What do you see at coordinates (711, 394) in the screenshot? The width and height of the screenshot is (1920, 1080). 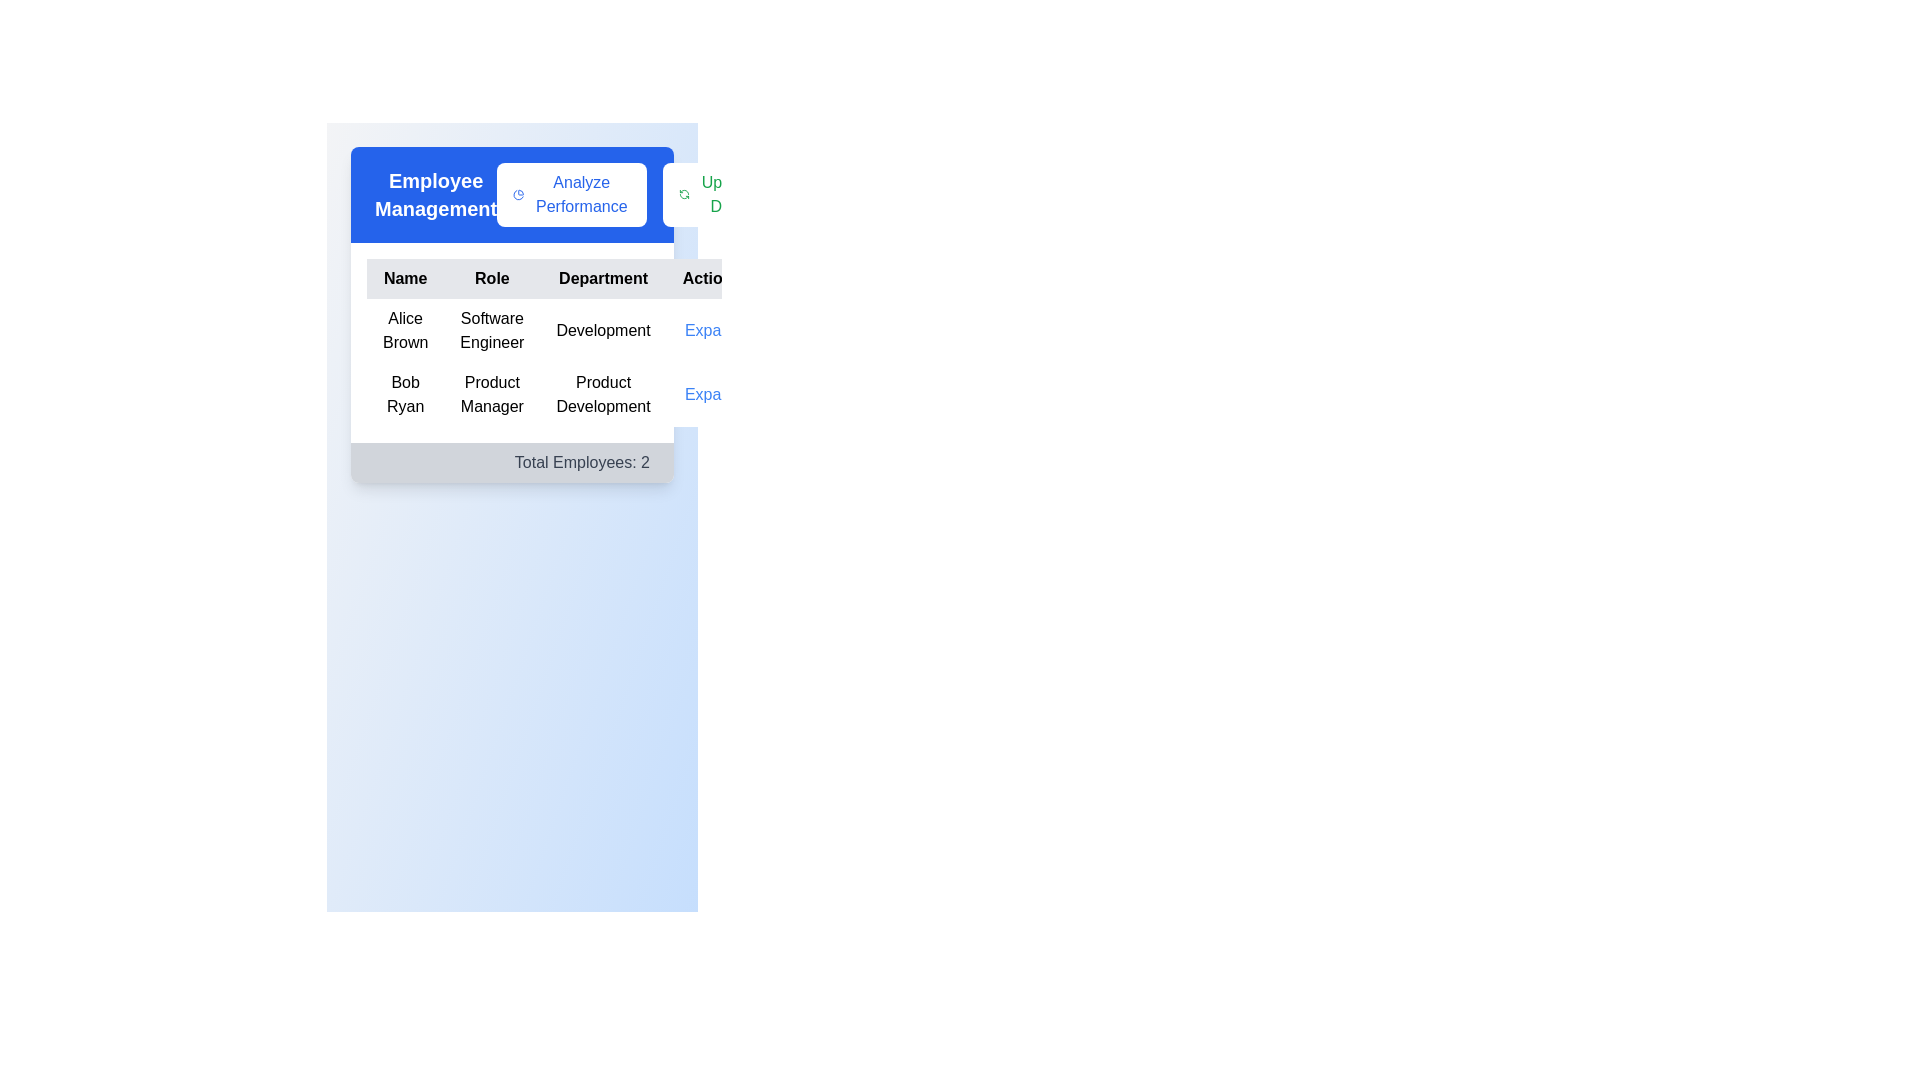 I see `the interactive text link in the 'Action' column associated with 'Bob Ryan'` at bounding box center [711, 394].